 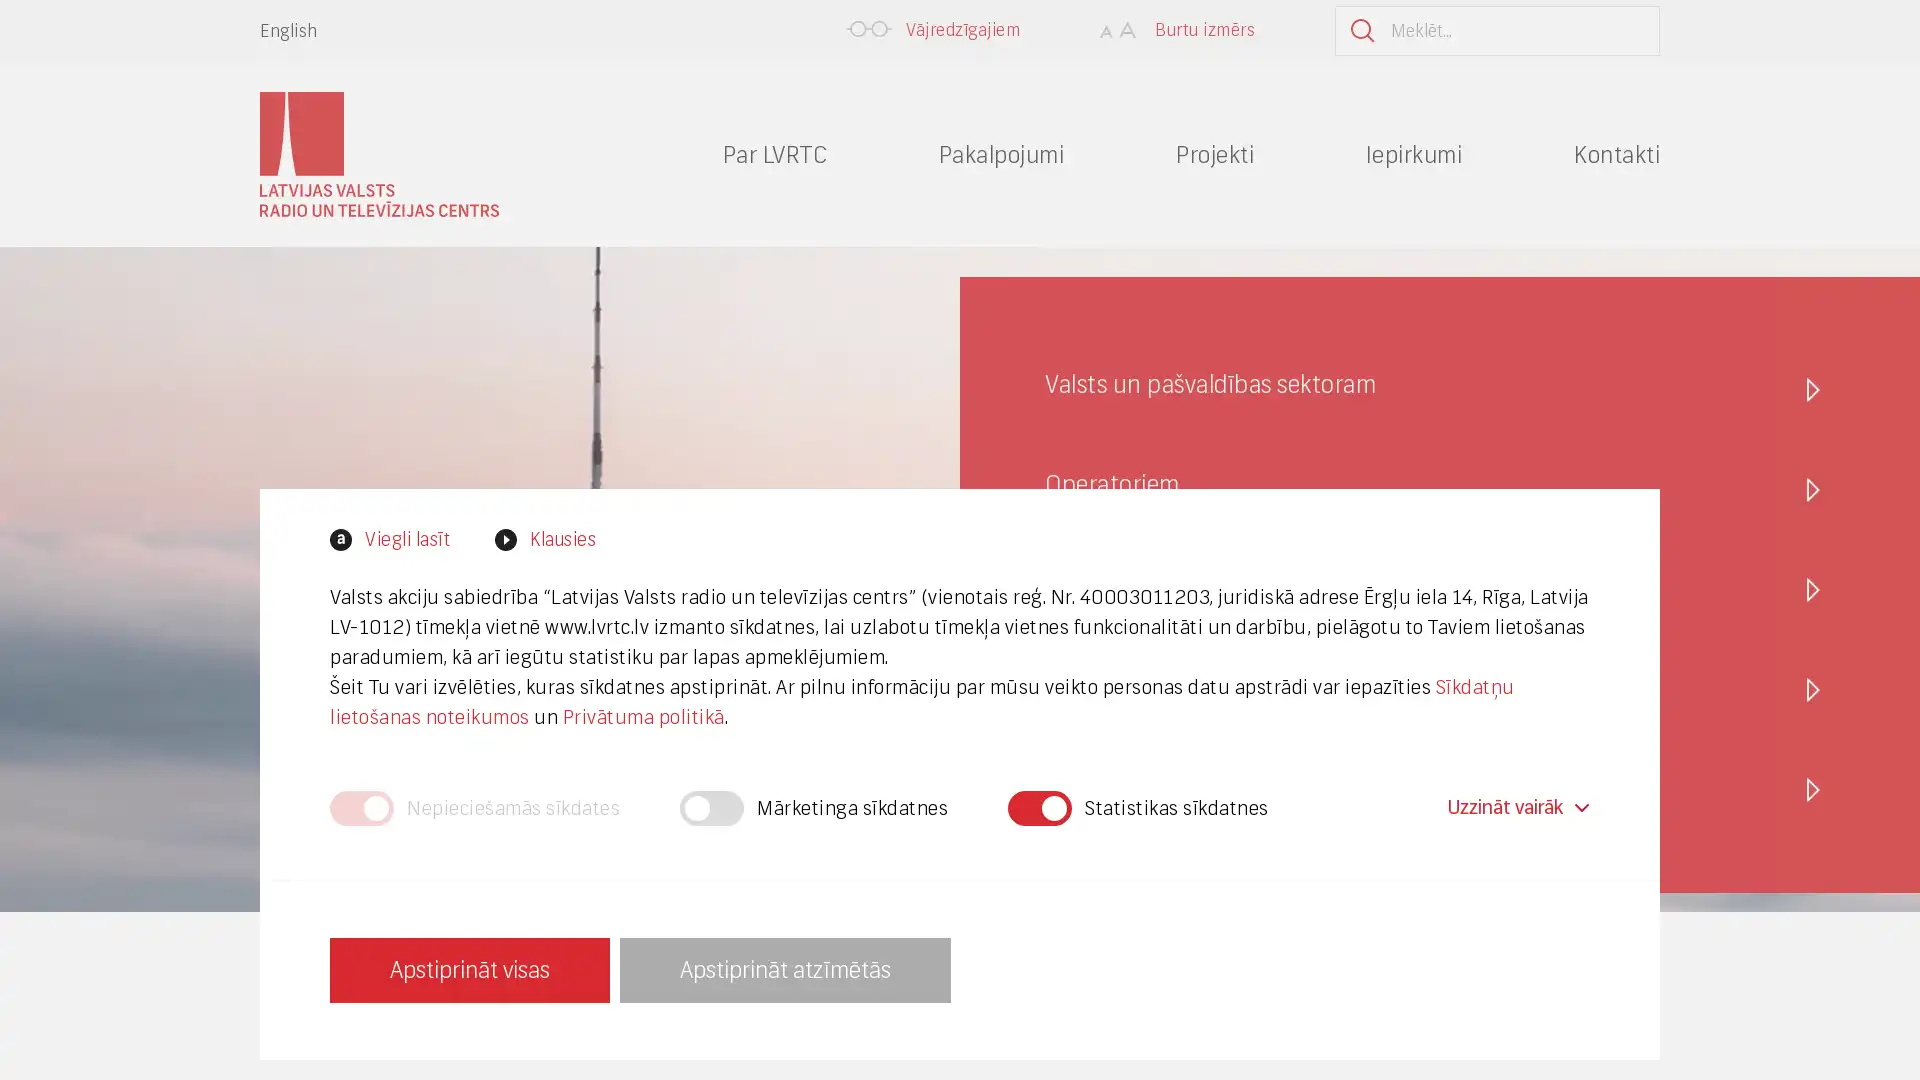 What do you see at coordinates (1516, 806) in the screenshot?
I see `Uzzinat vairak` at bounding box center [1516, 806].